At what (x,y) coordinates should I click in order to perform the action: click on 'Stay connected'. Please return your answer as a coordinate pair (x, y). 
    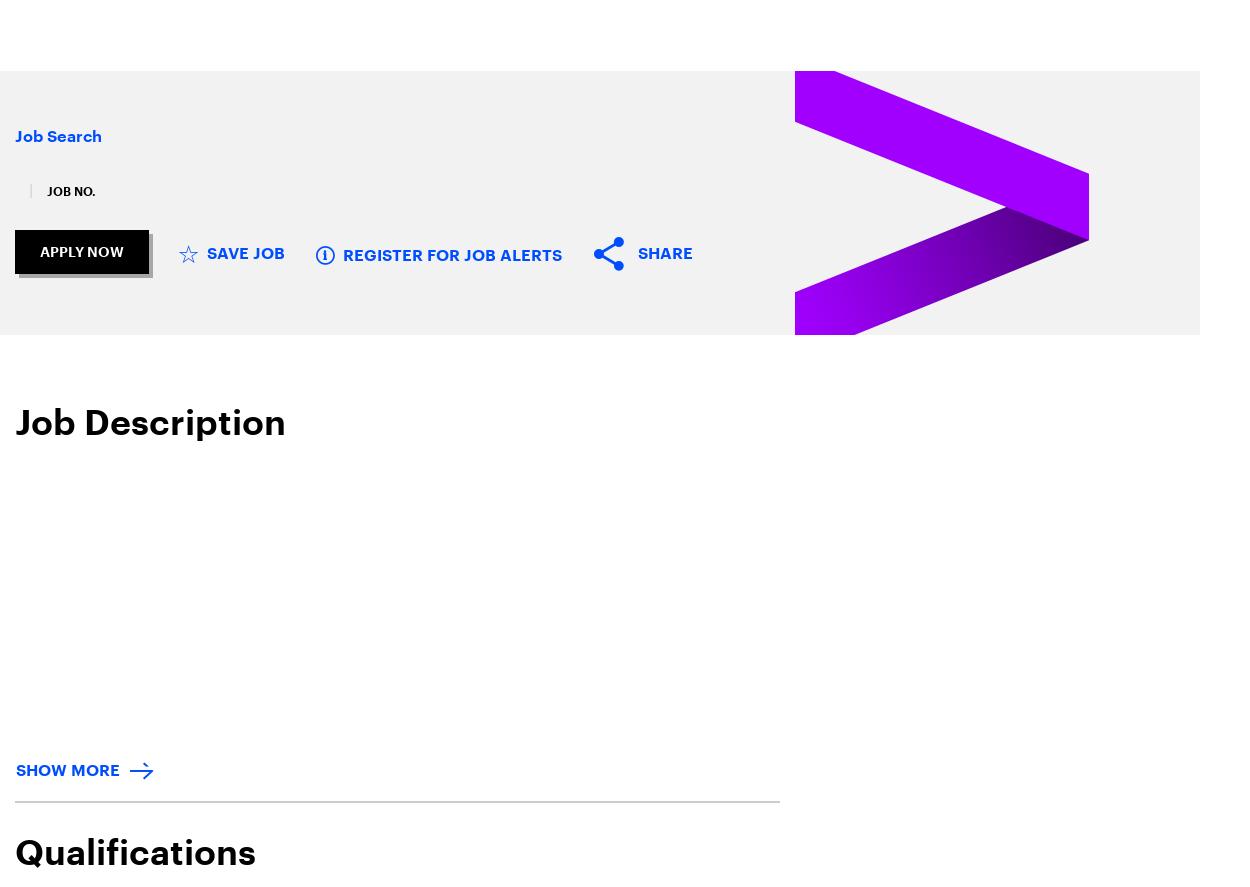
    Looking at the image, I should click on (199, 583).